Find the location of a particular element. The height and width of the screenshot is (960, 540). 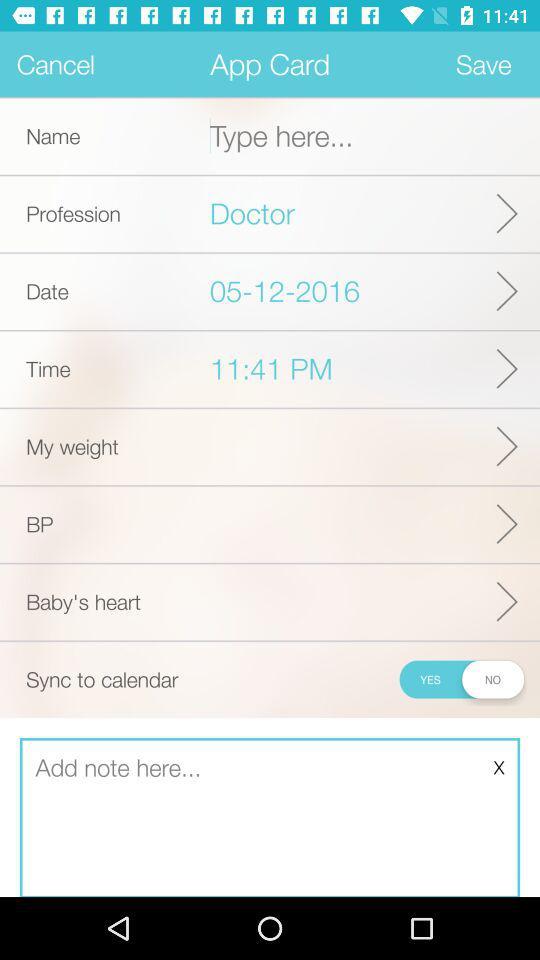

to sync to calendar is located at coordinates (461, 679).